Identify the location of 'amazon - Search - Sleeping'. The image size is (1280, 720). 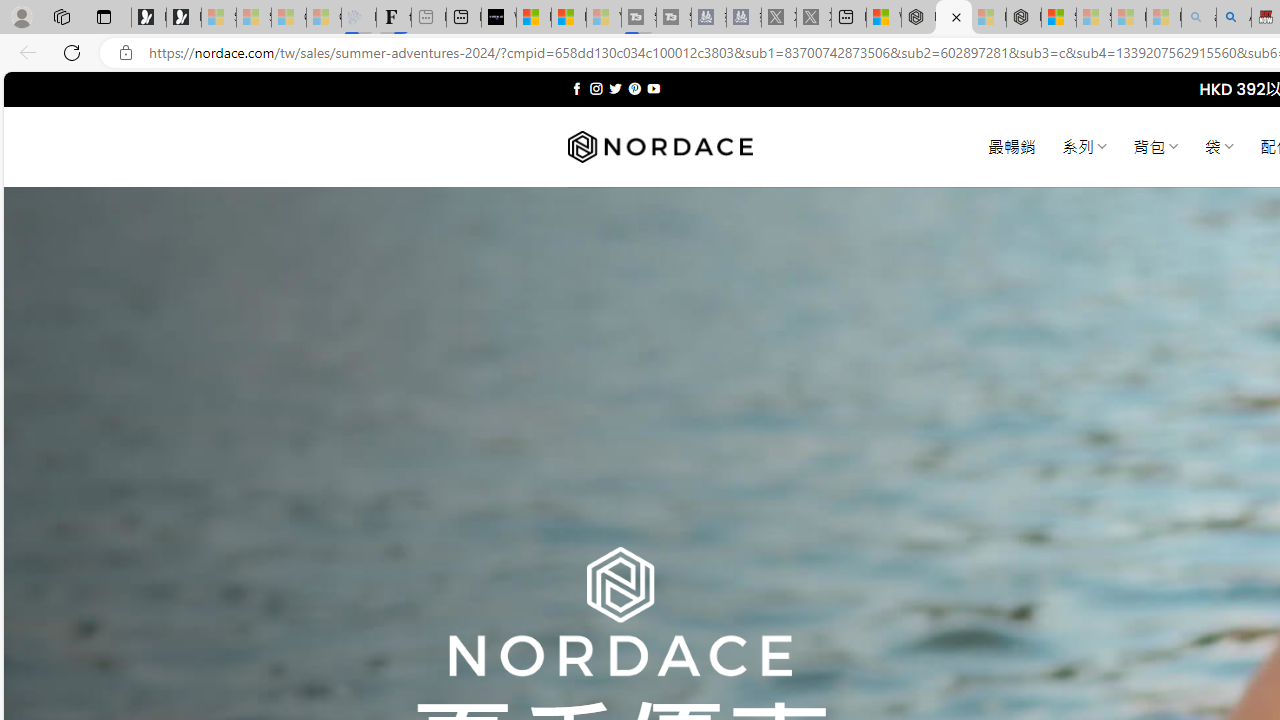
(1198, 17).